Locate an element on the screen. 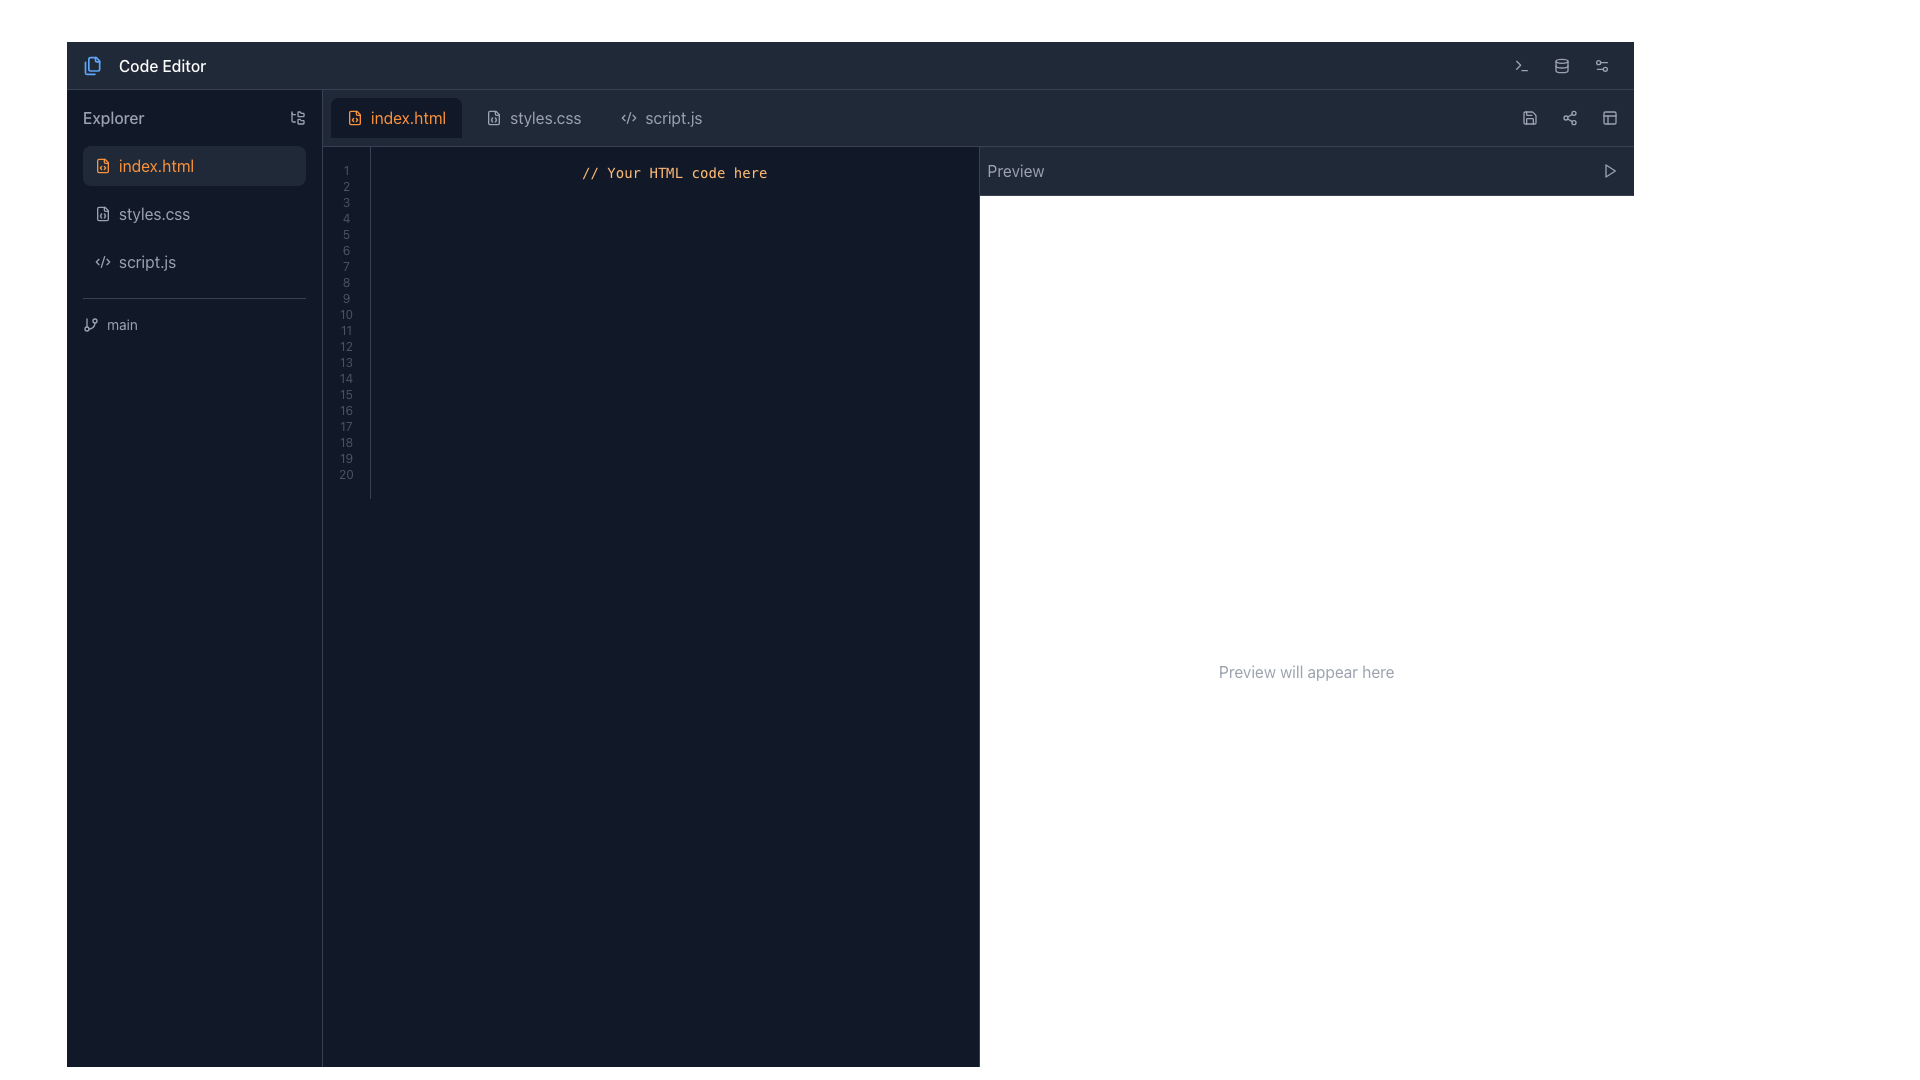 This screenshot has width=1920, height=1080. the StaticText displaying the number '7', which is the seventh item in a vertical list located on the left side of the interface is located at coordinates (346, 265).